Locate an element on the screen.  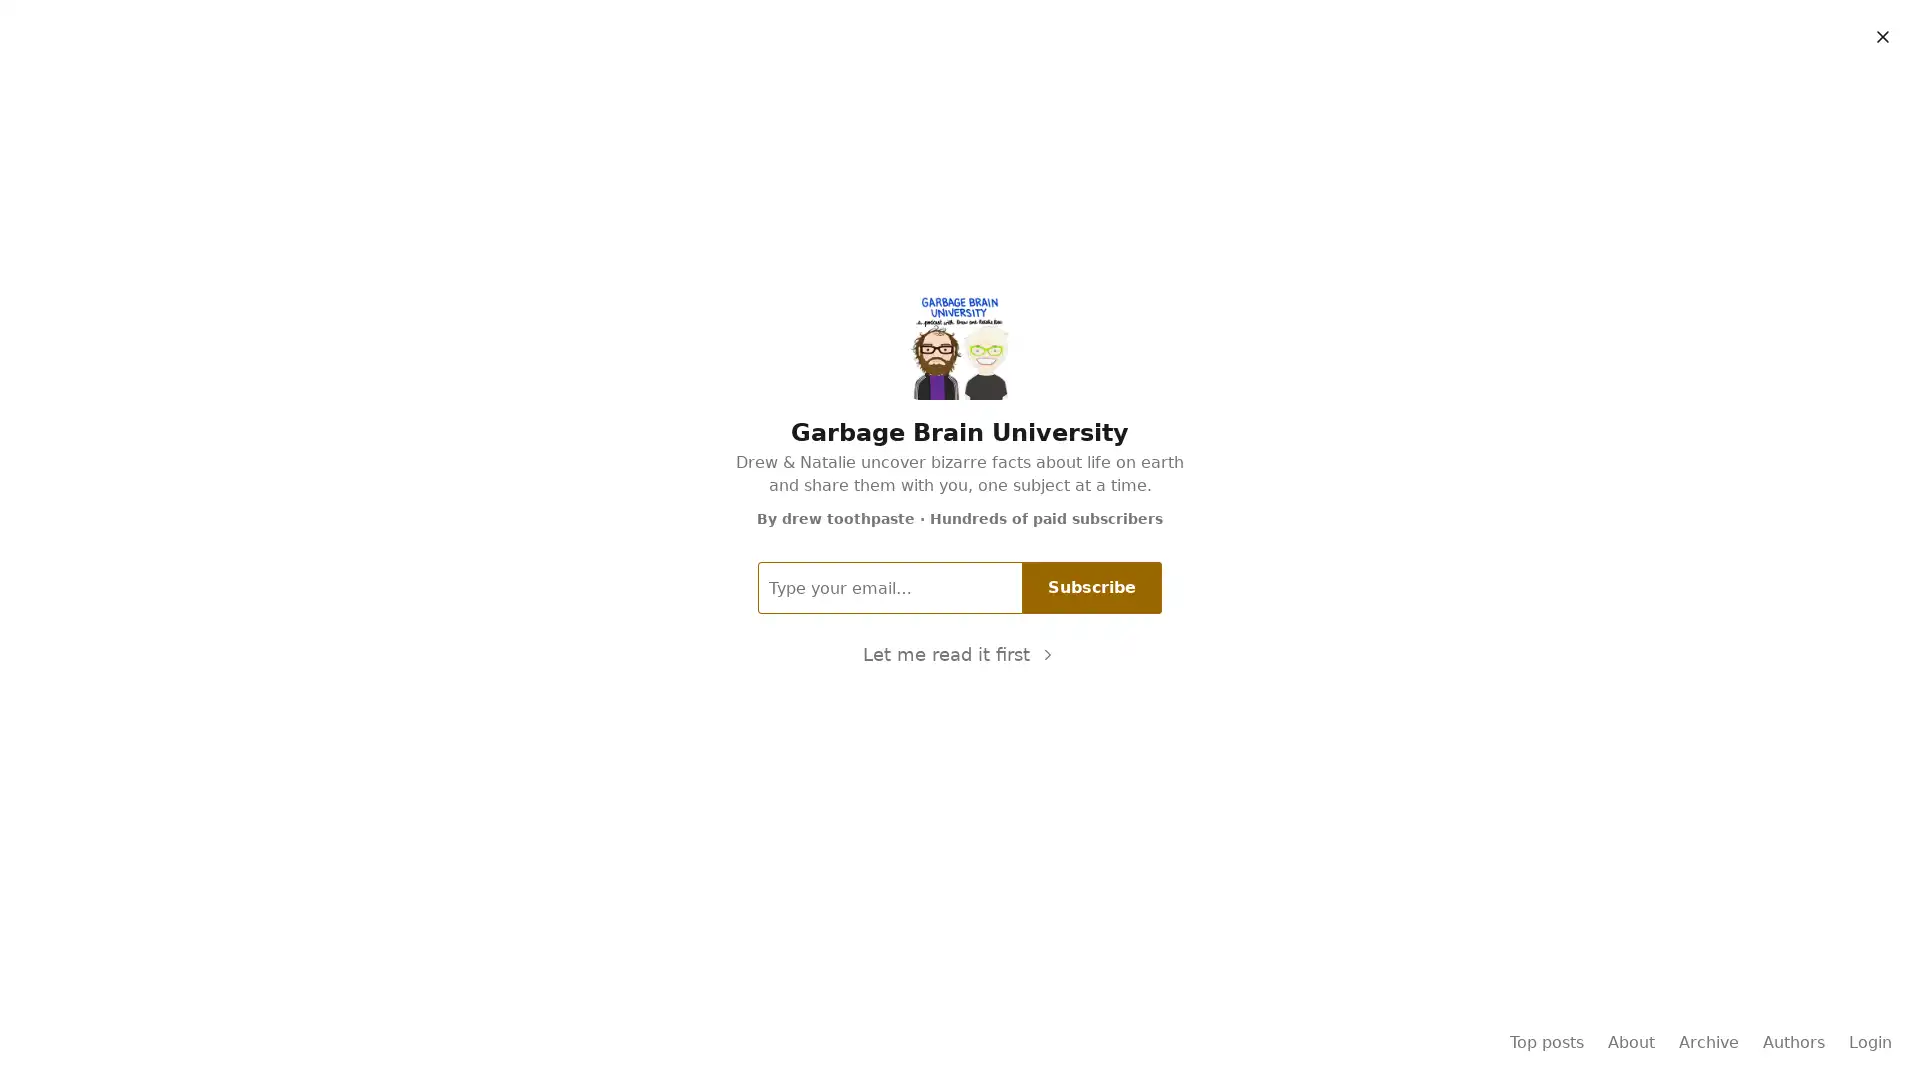
Close is located at coordinates (1881, 37).